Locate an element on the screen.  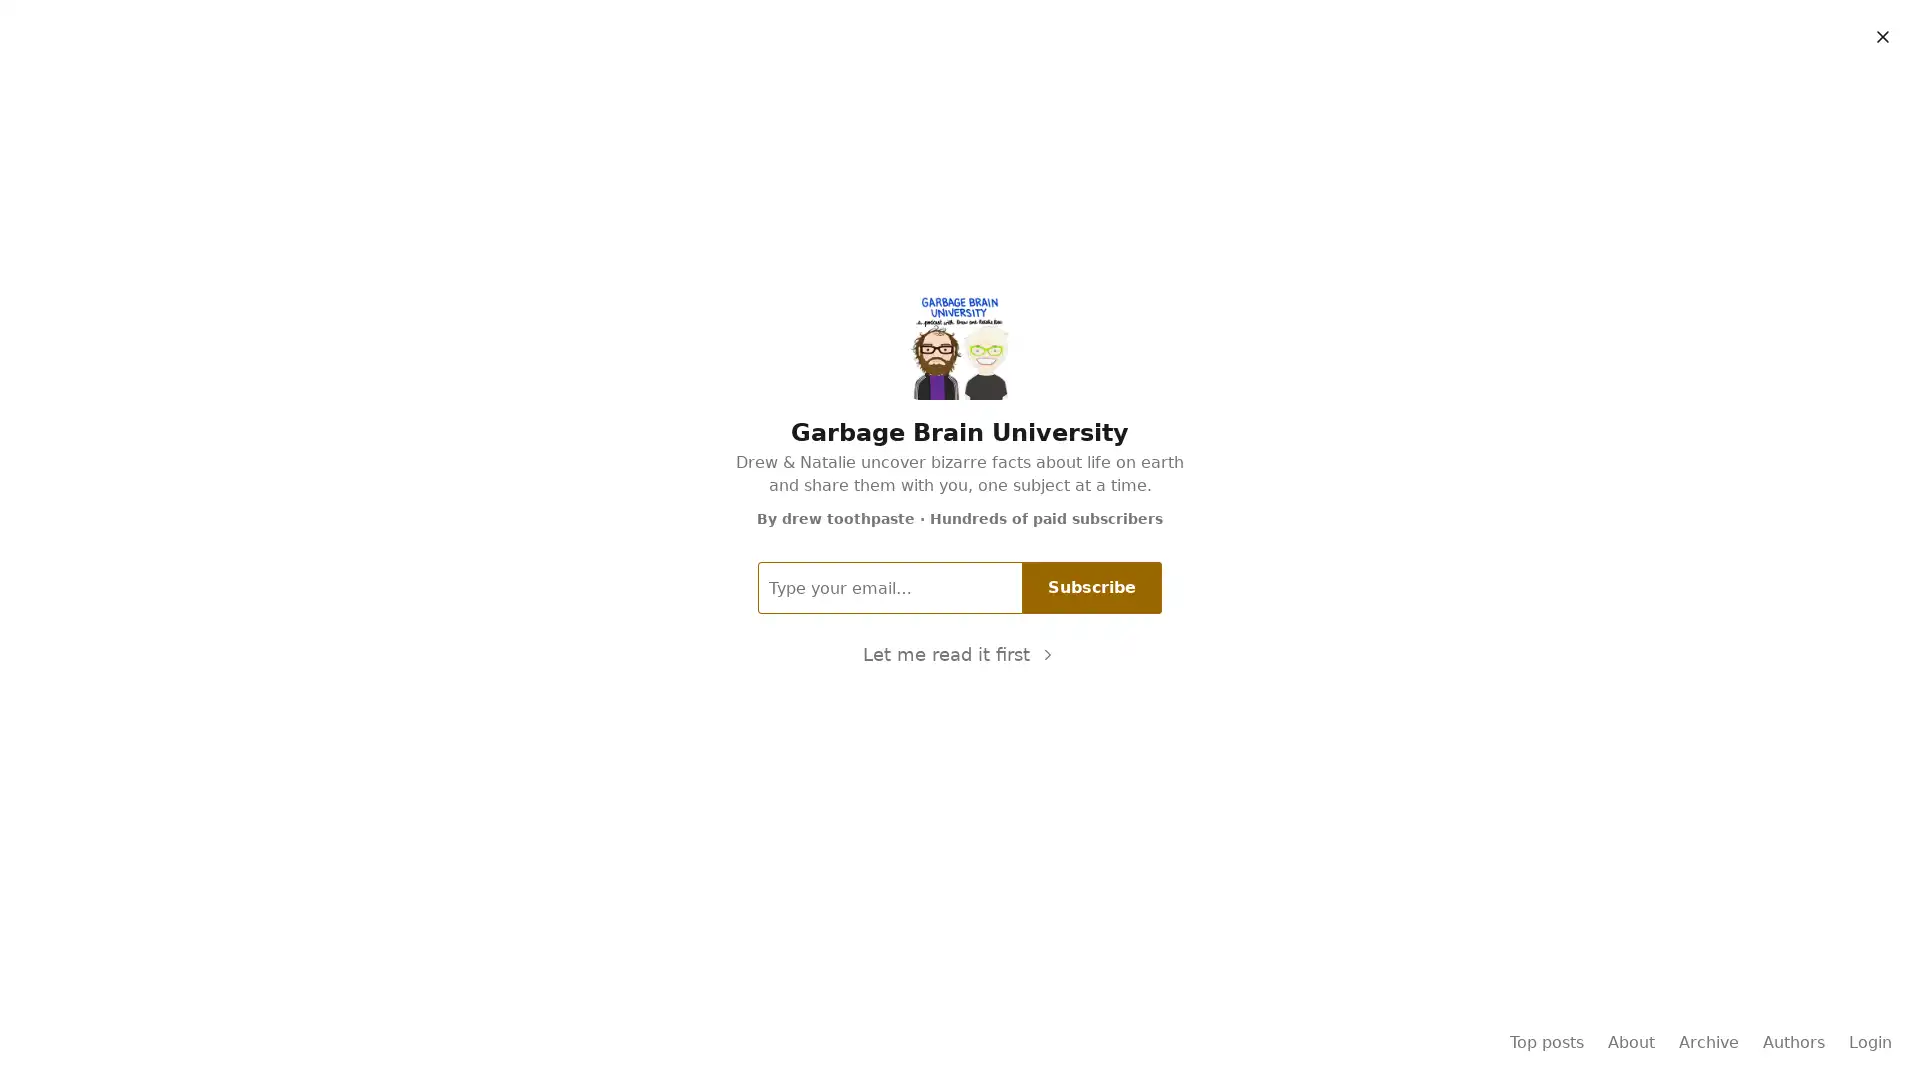
Close is located at coordinates (1881, 37).